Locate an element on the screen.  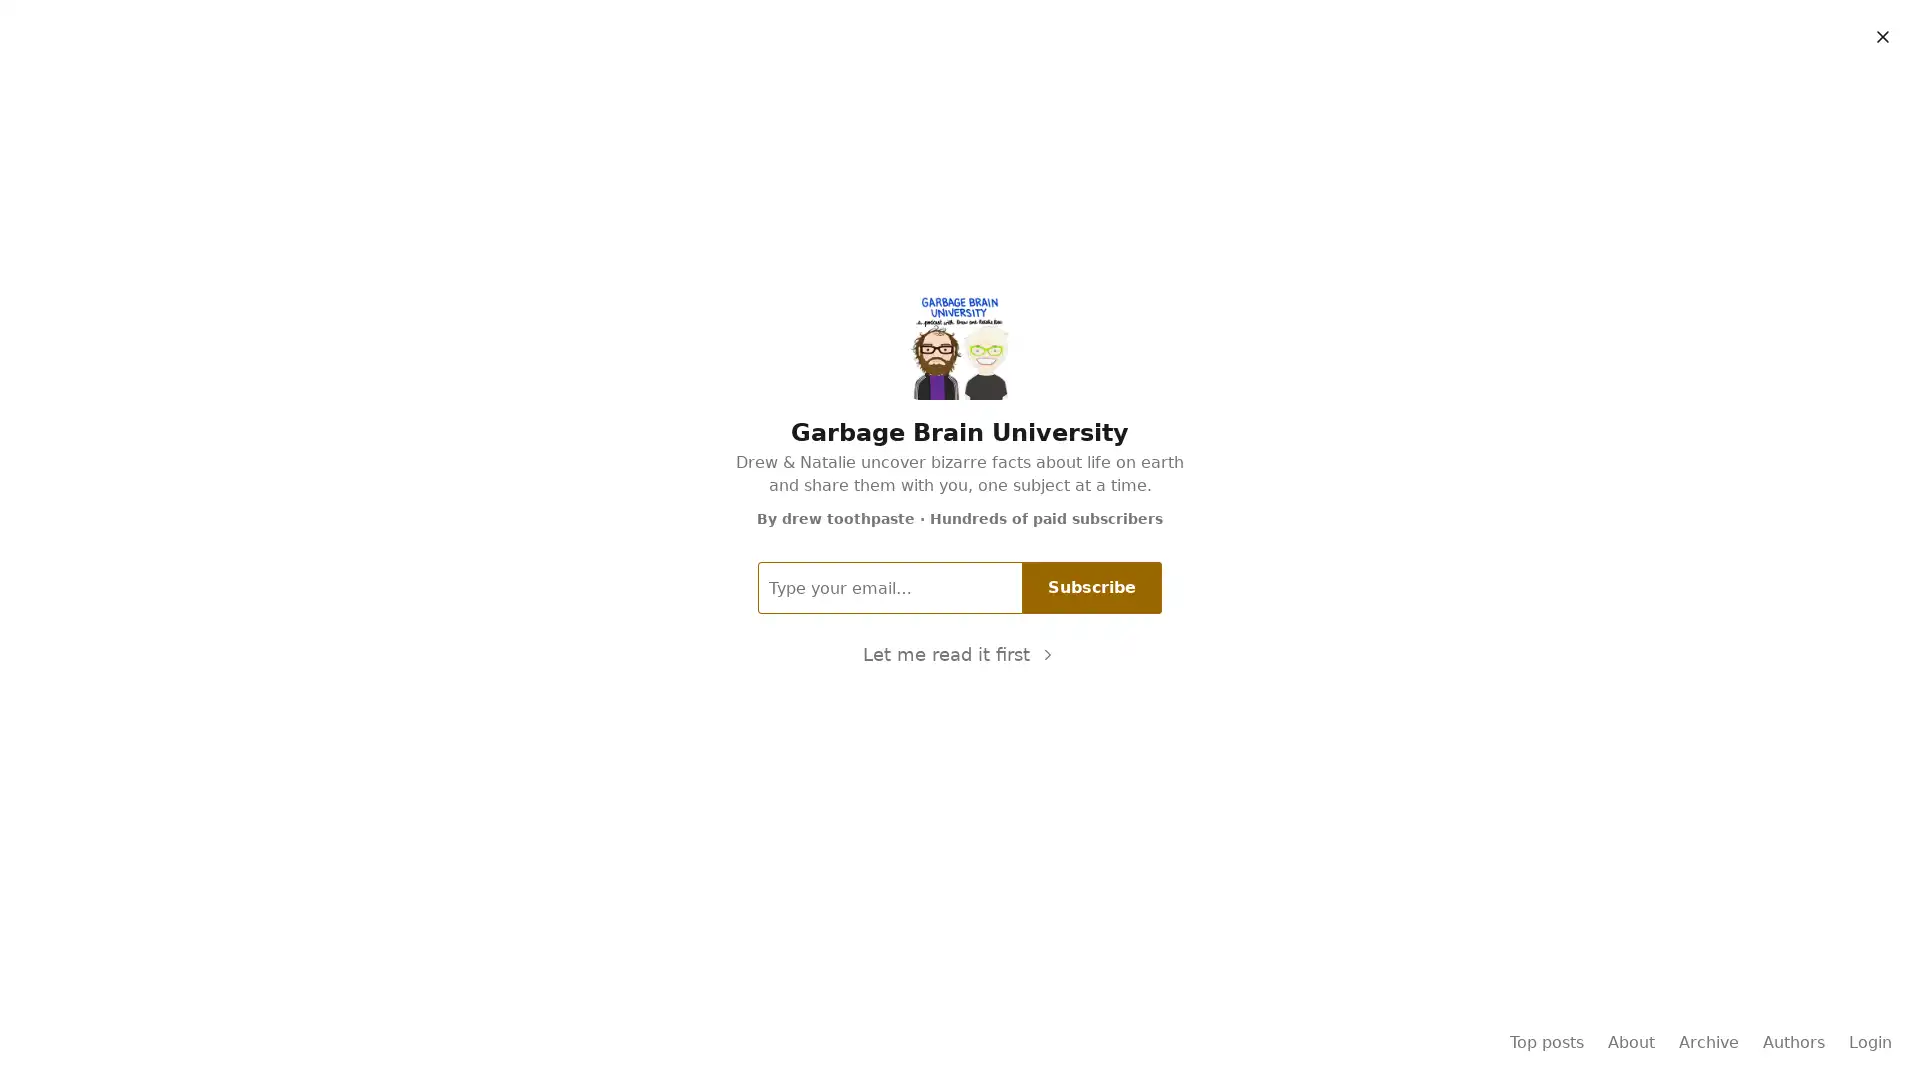
Close is located at coordinates (1881, 37).